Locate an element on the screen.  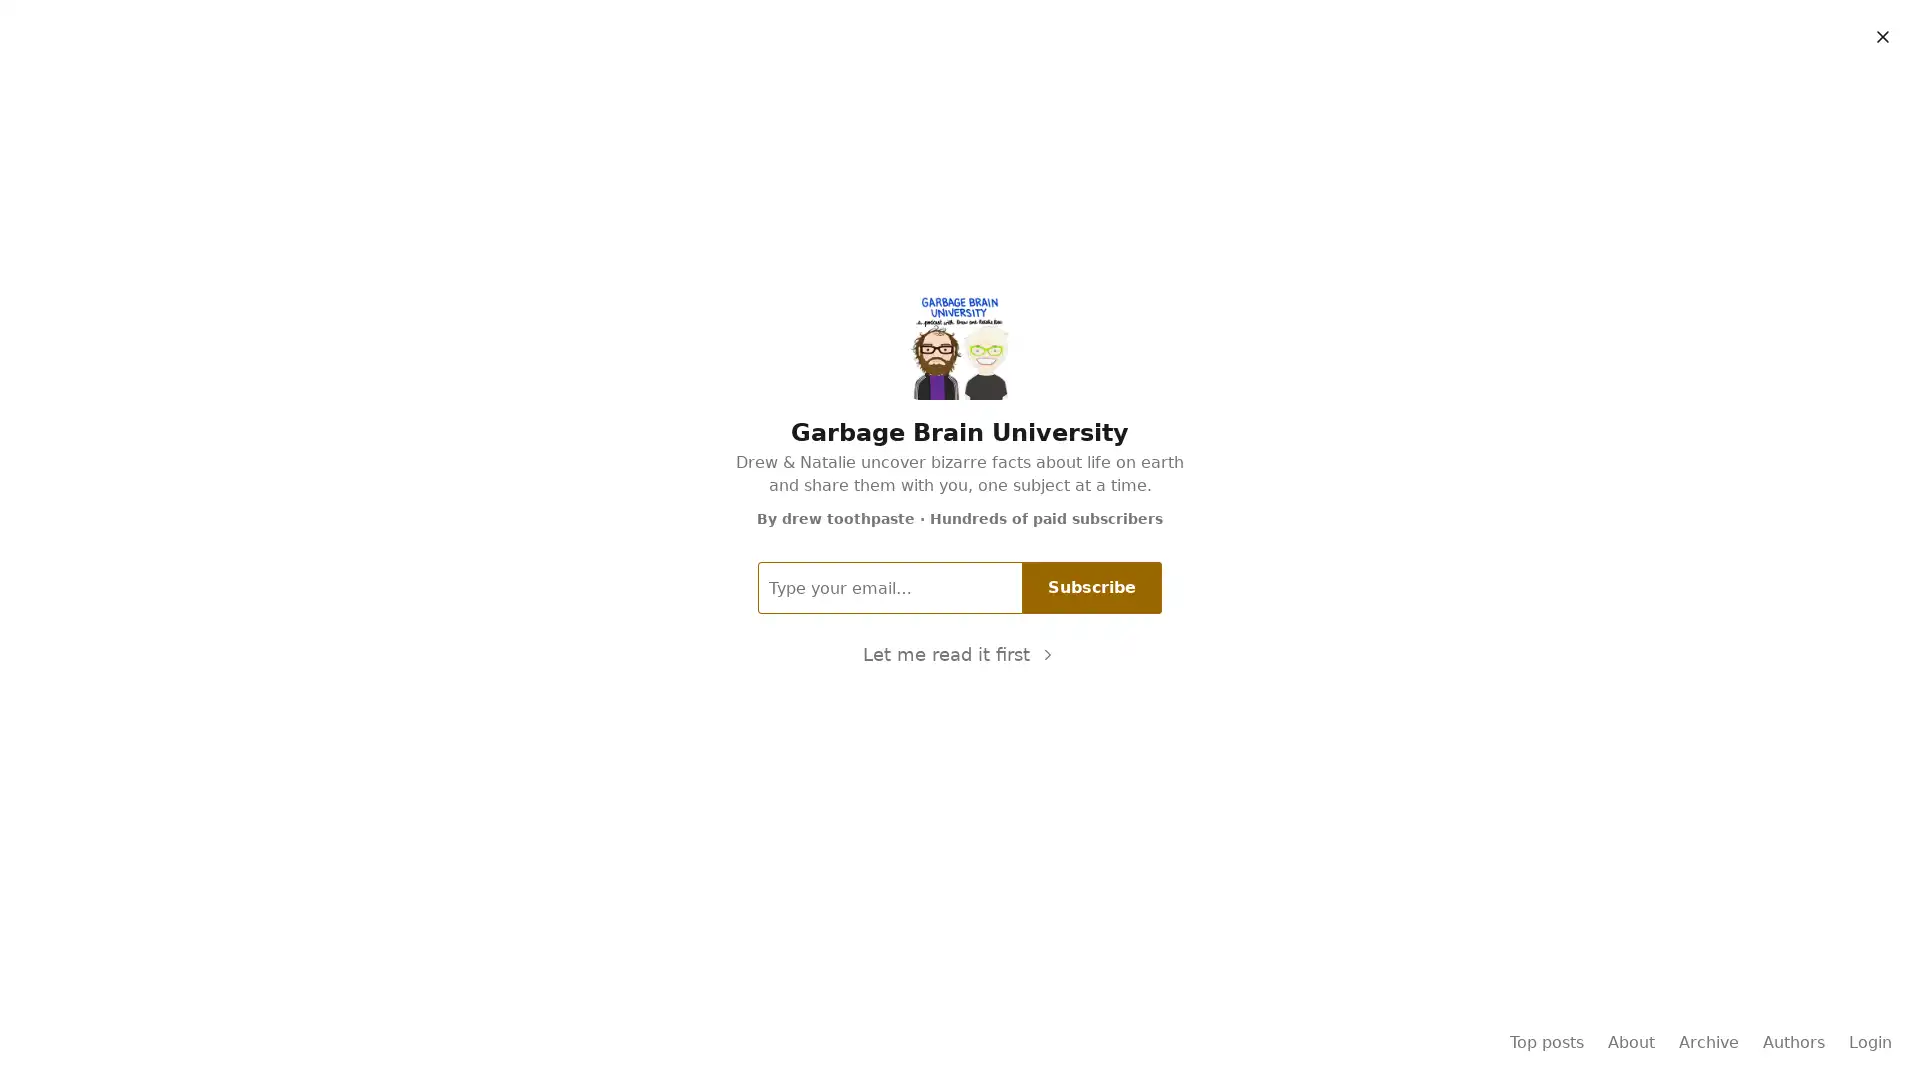
Close is located at coordinates (1881, 37).